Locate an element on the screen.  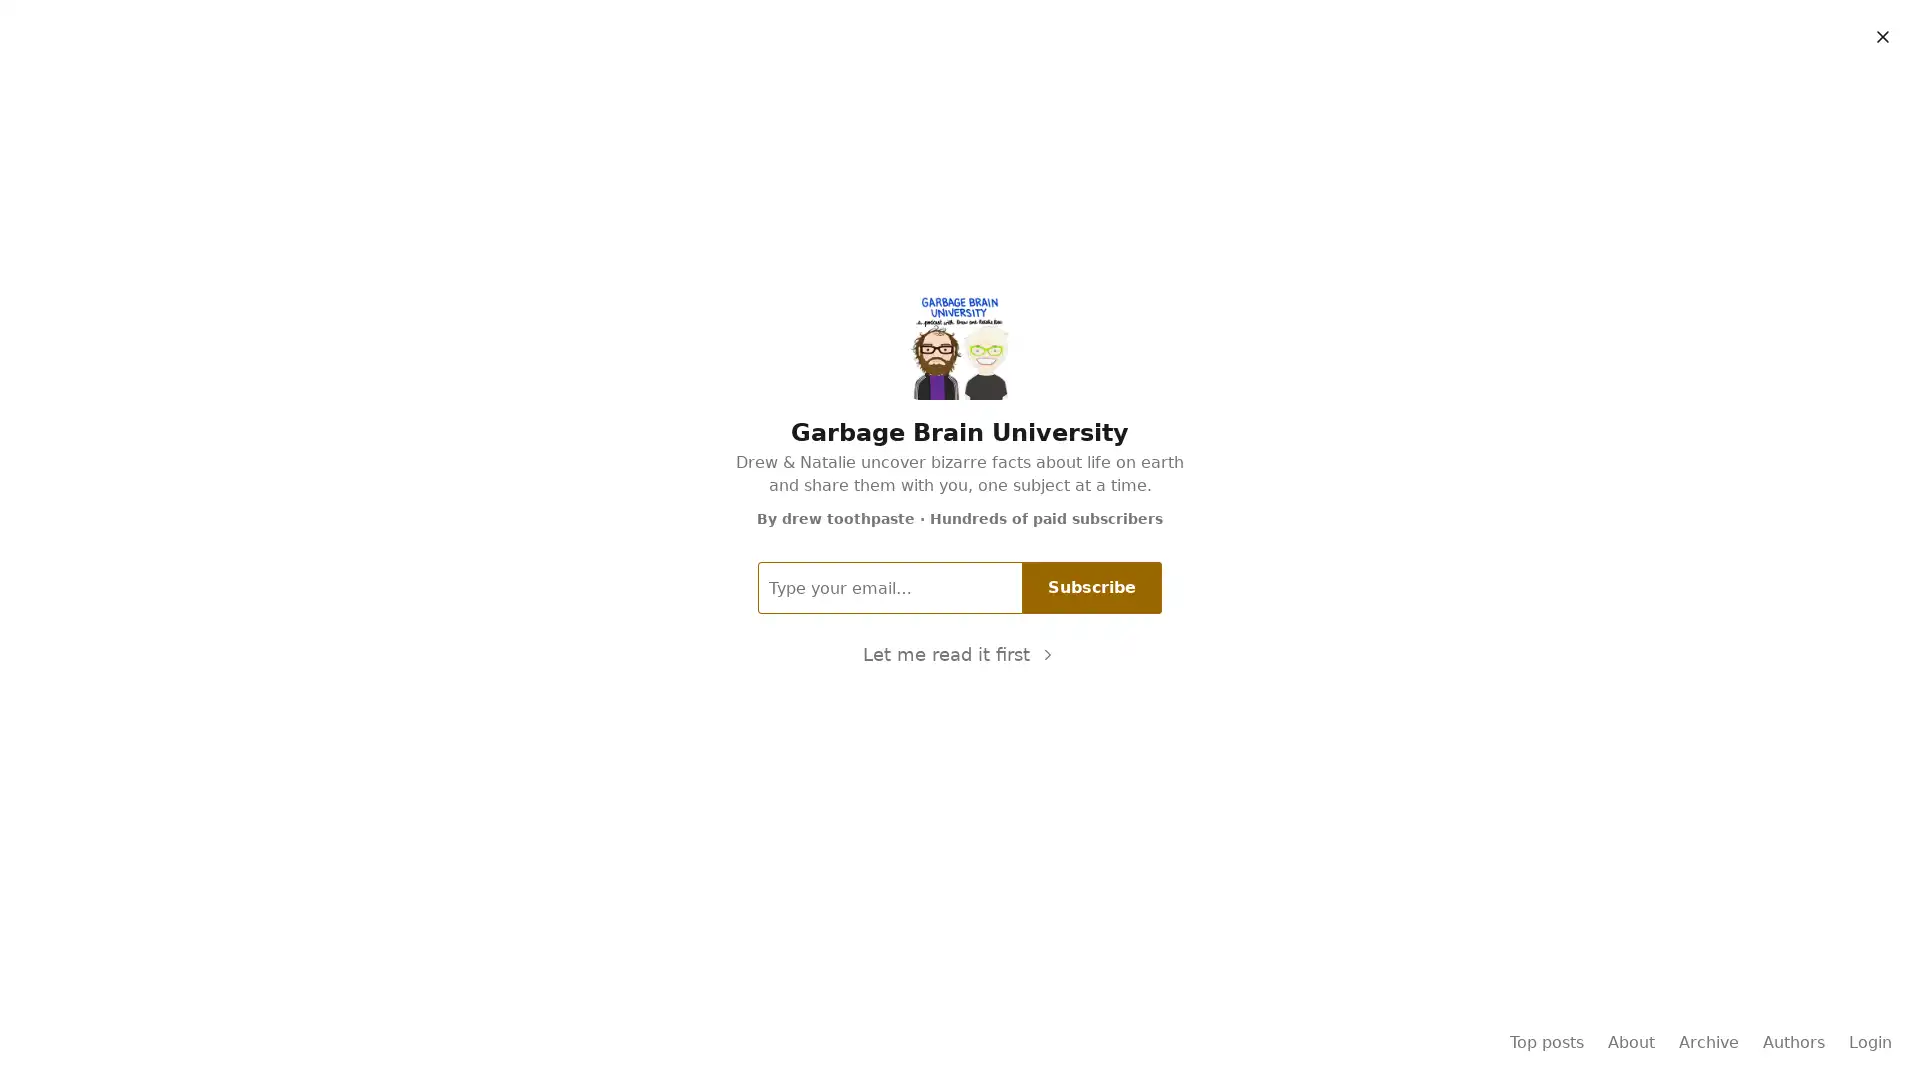
Close is located at coordinates (1881, 37).